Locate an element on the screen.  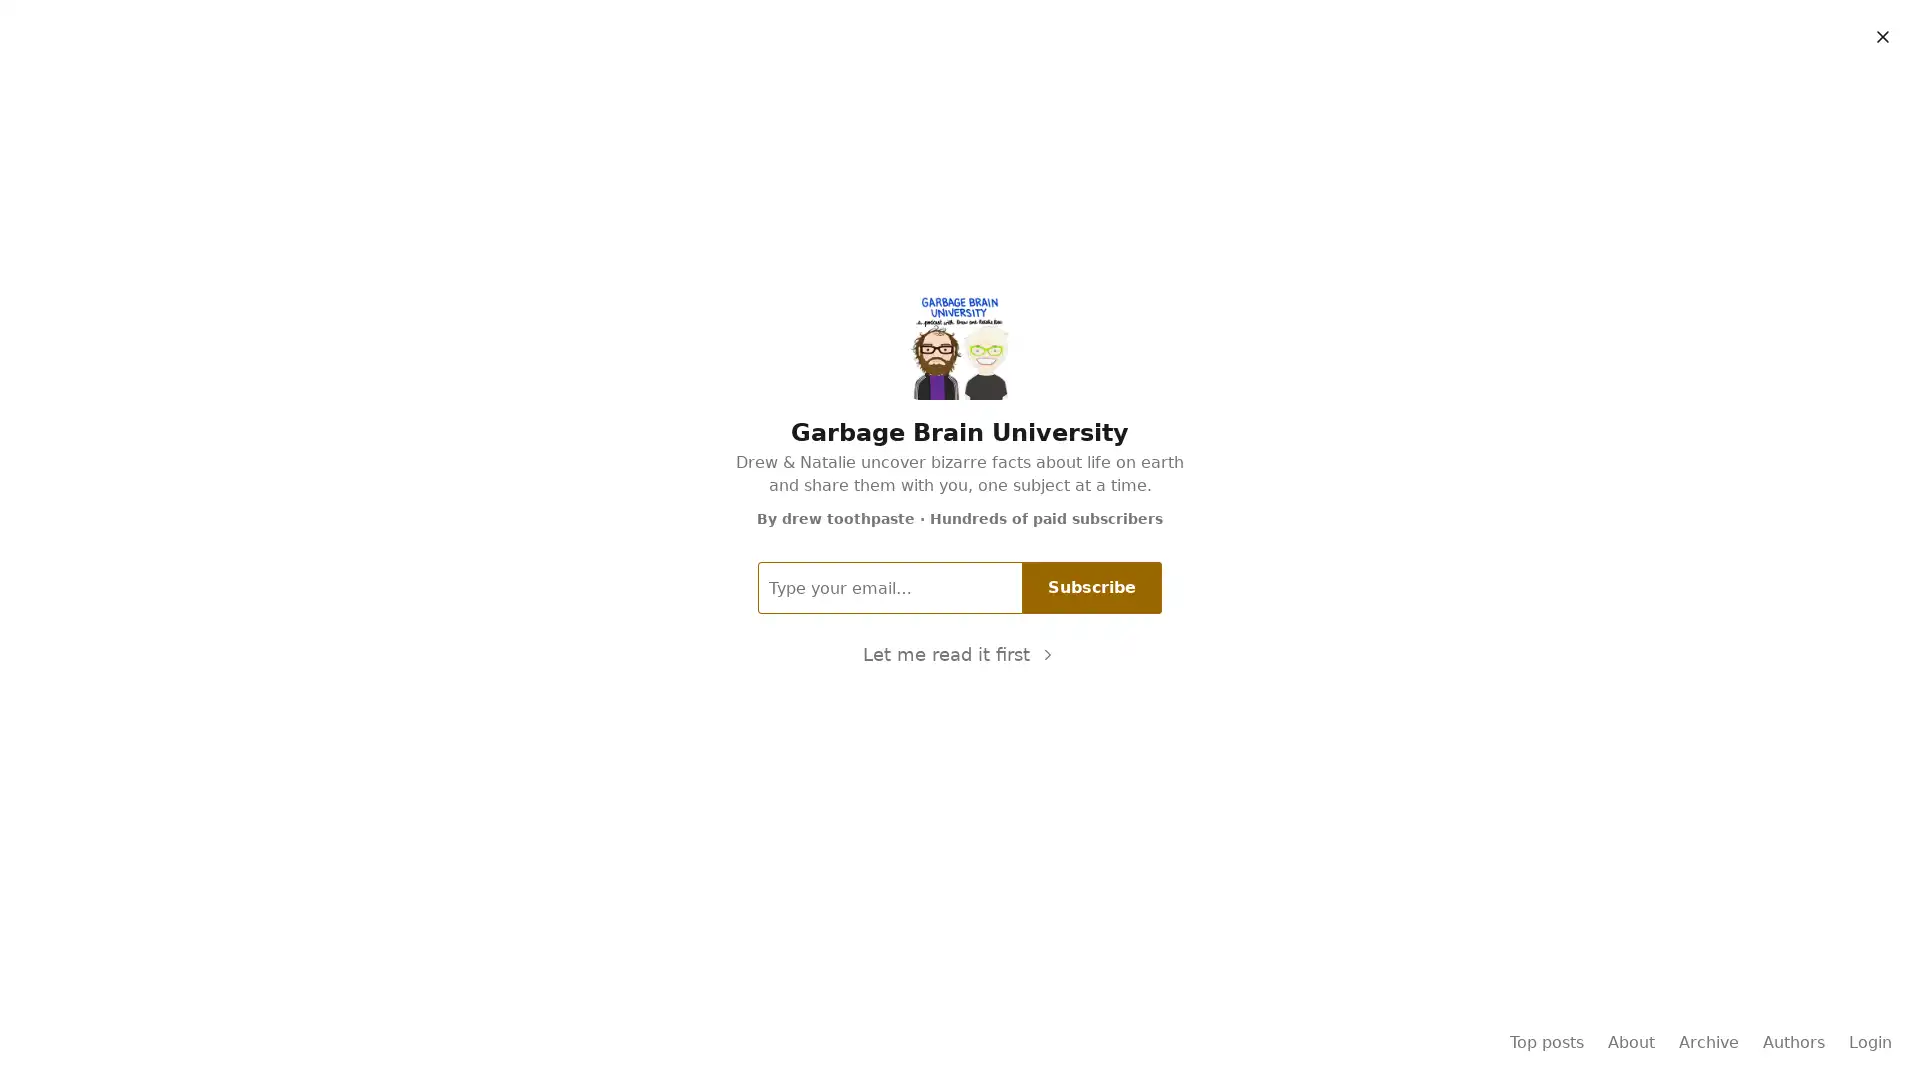
Close is located at coordinates (1881, 37).